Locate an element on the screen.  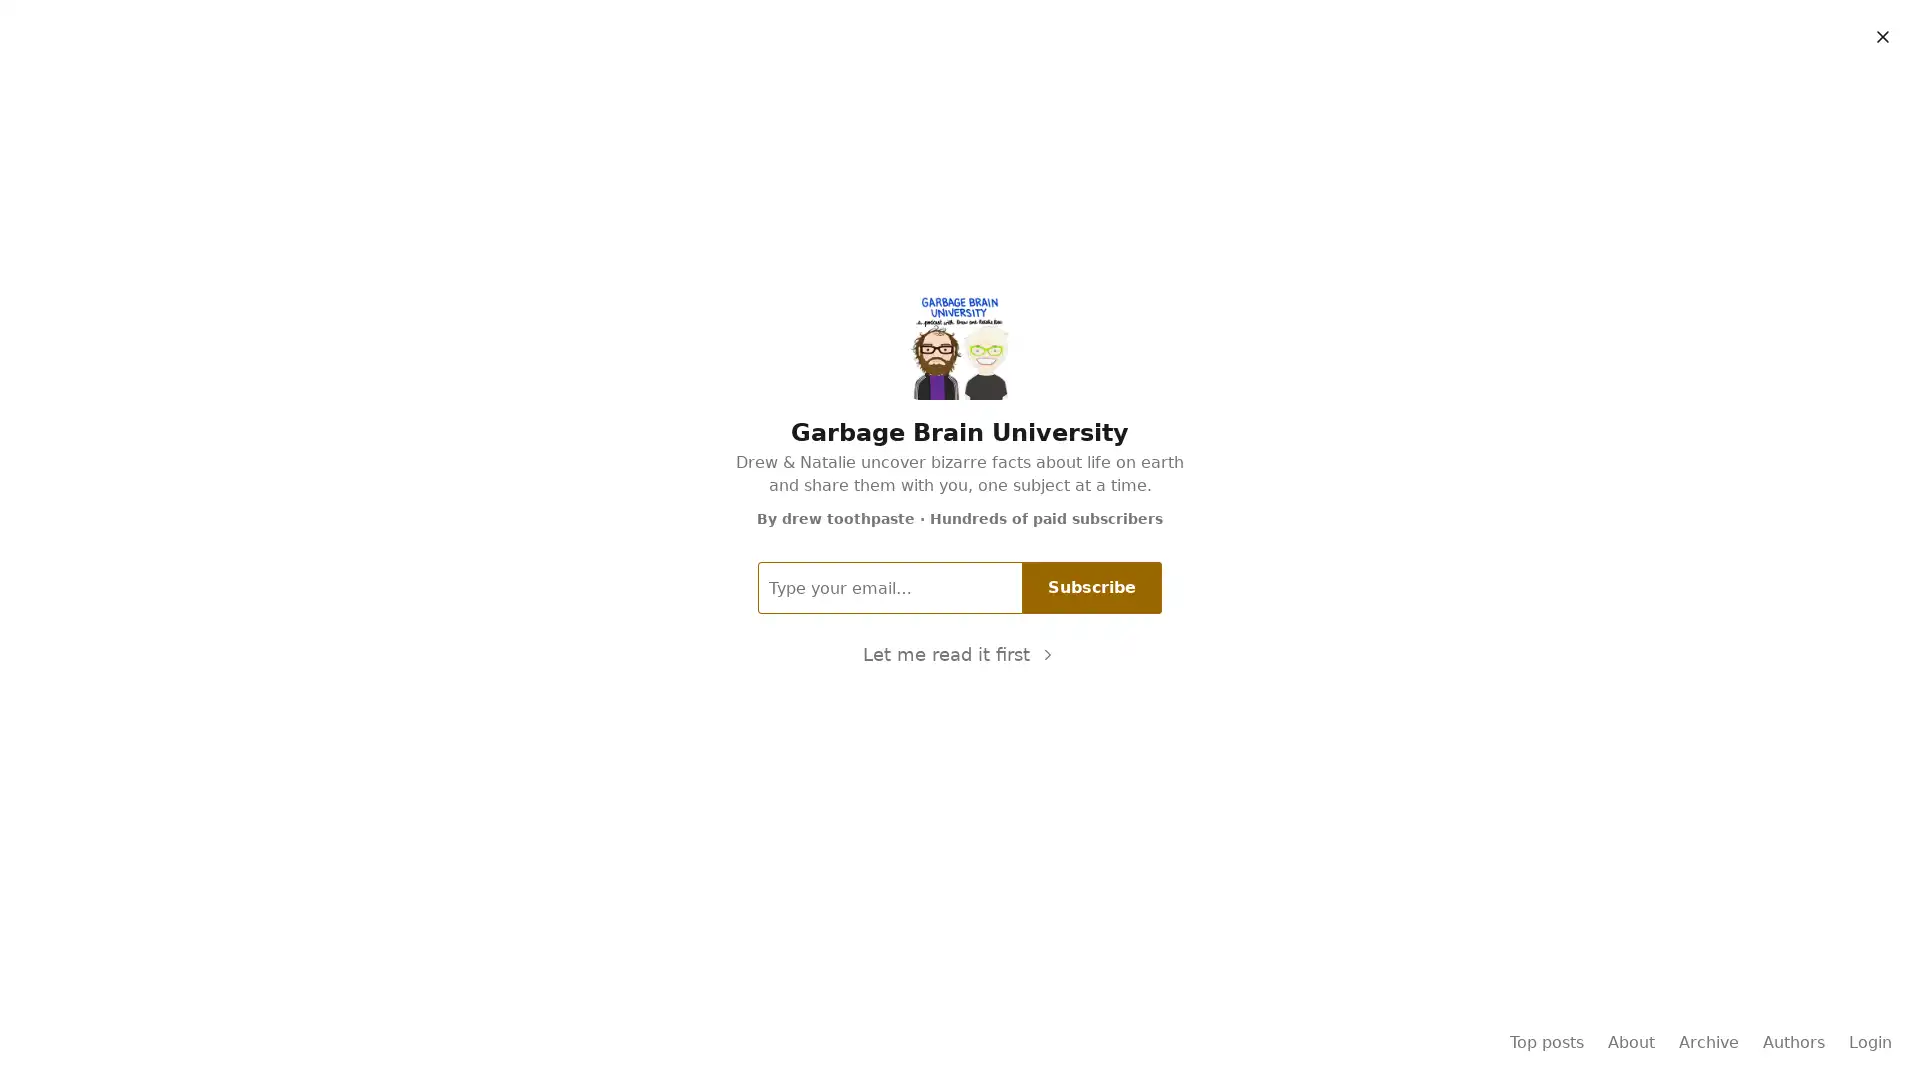
Close is located at coordinates (1881, 37).